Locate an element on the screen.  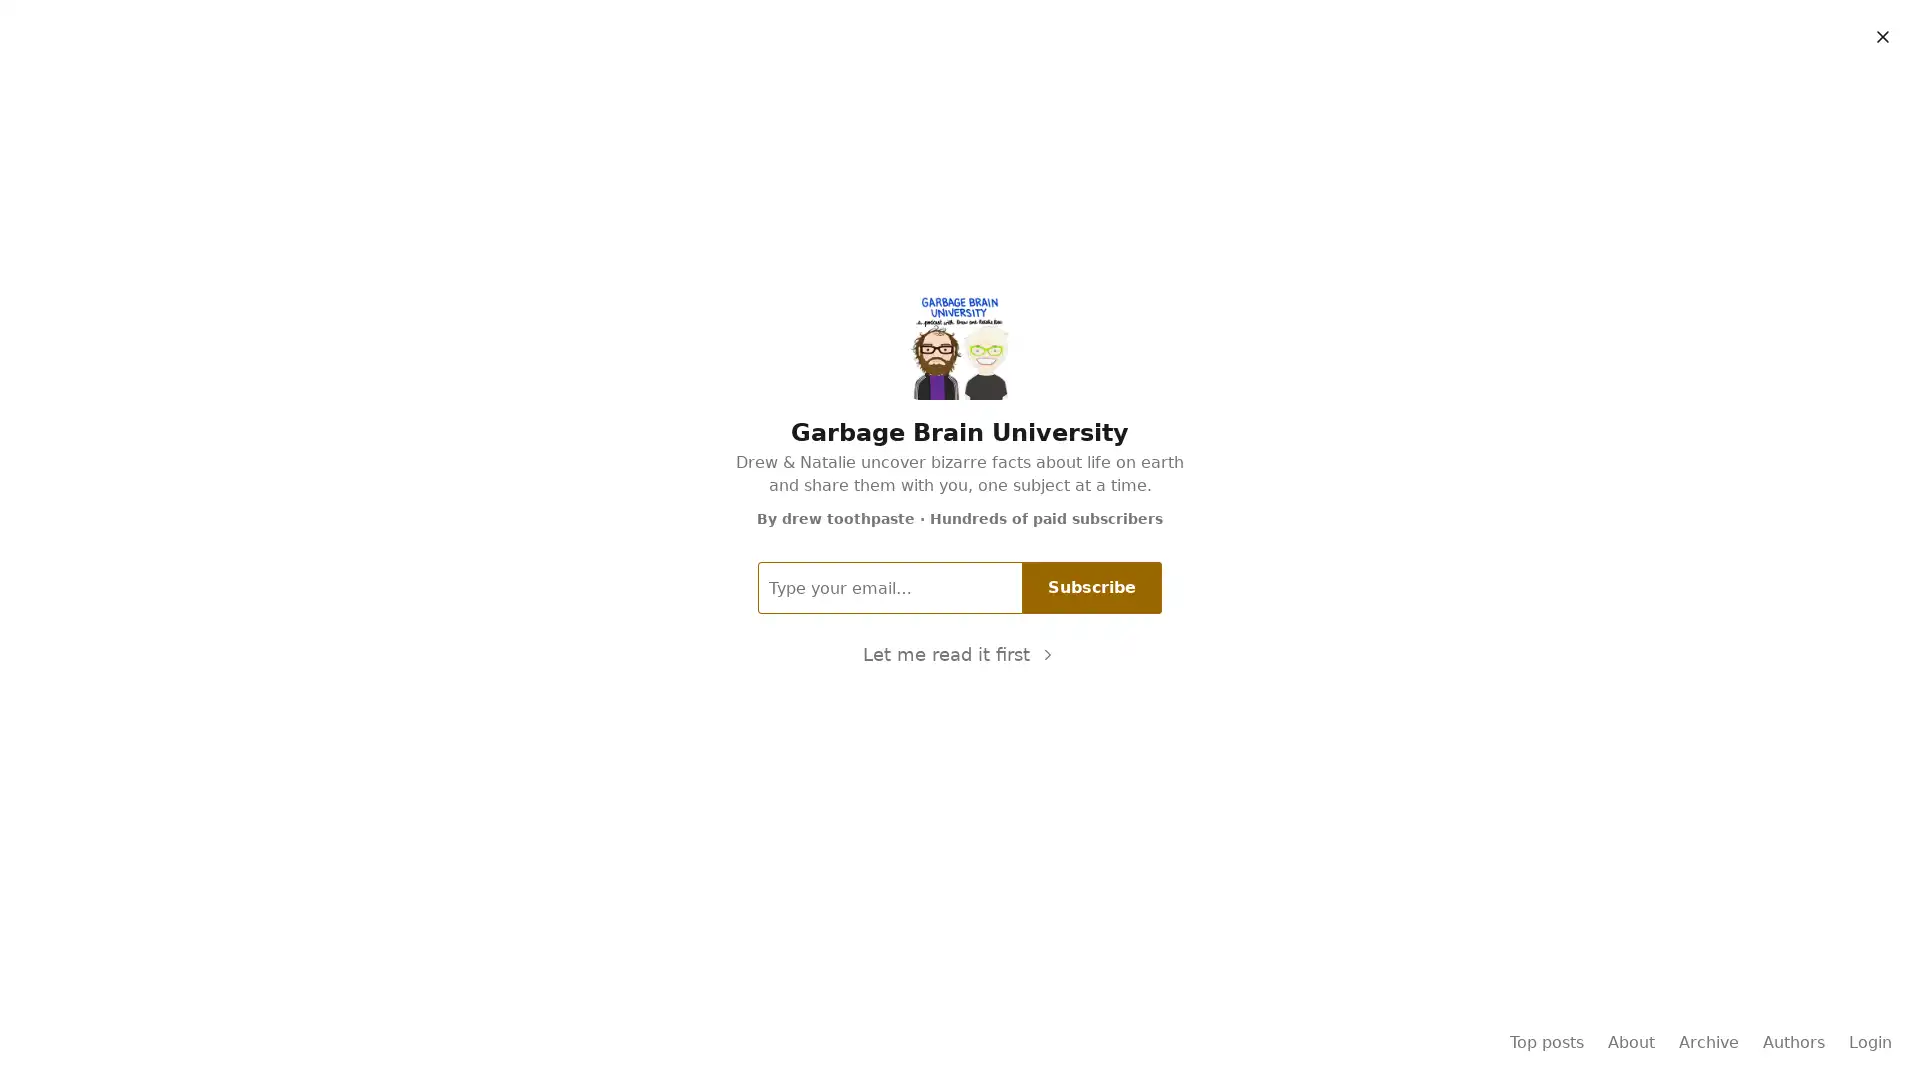
Close is located at coordinates (1881, 37).